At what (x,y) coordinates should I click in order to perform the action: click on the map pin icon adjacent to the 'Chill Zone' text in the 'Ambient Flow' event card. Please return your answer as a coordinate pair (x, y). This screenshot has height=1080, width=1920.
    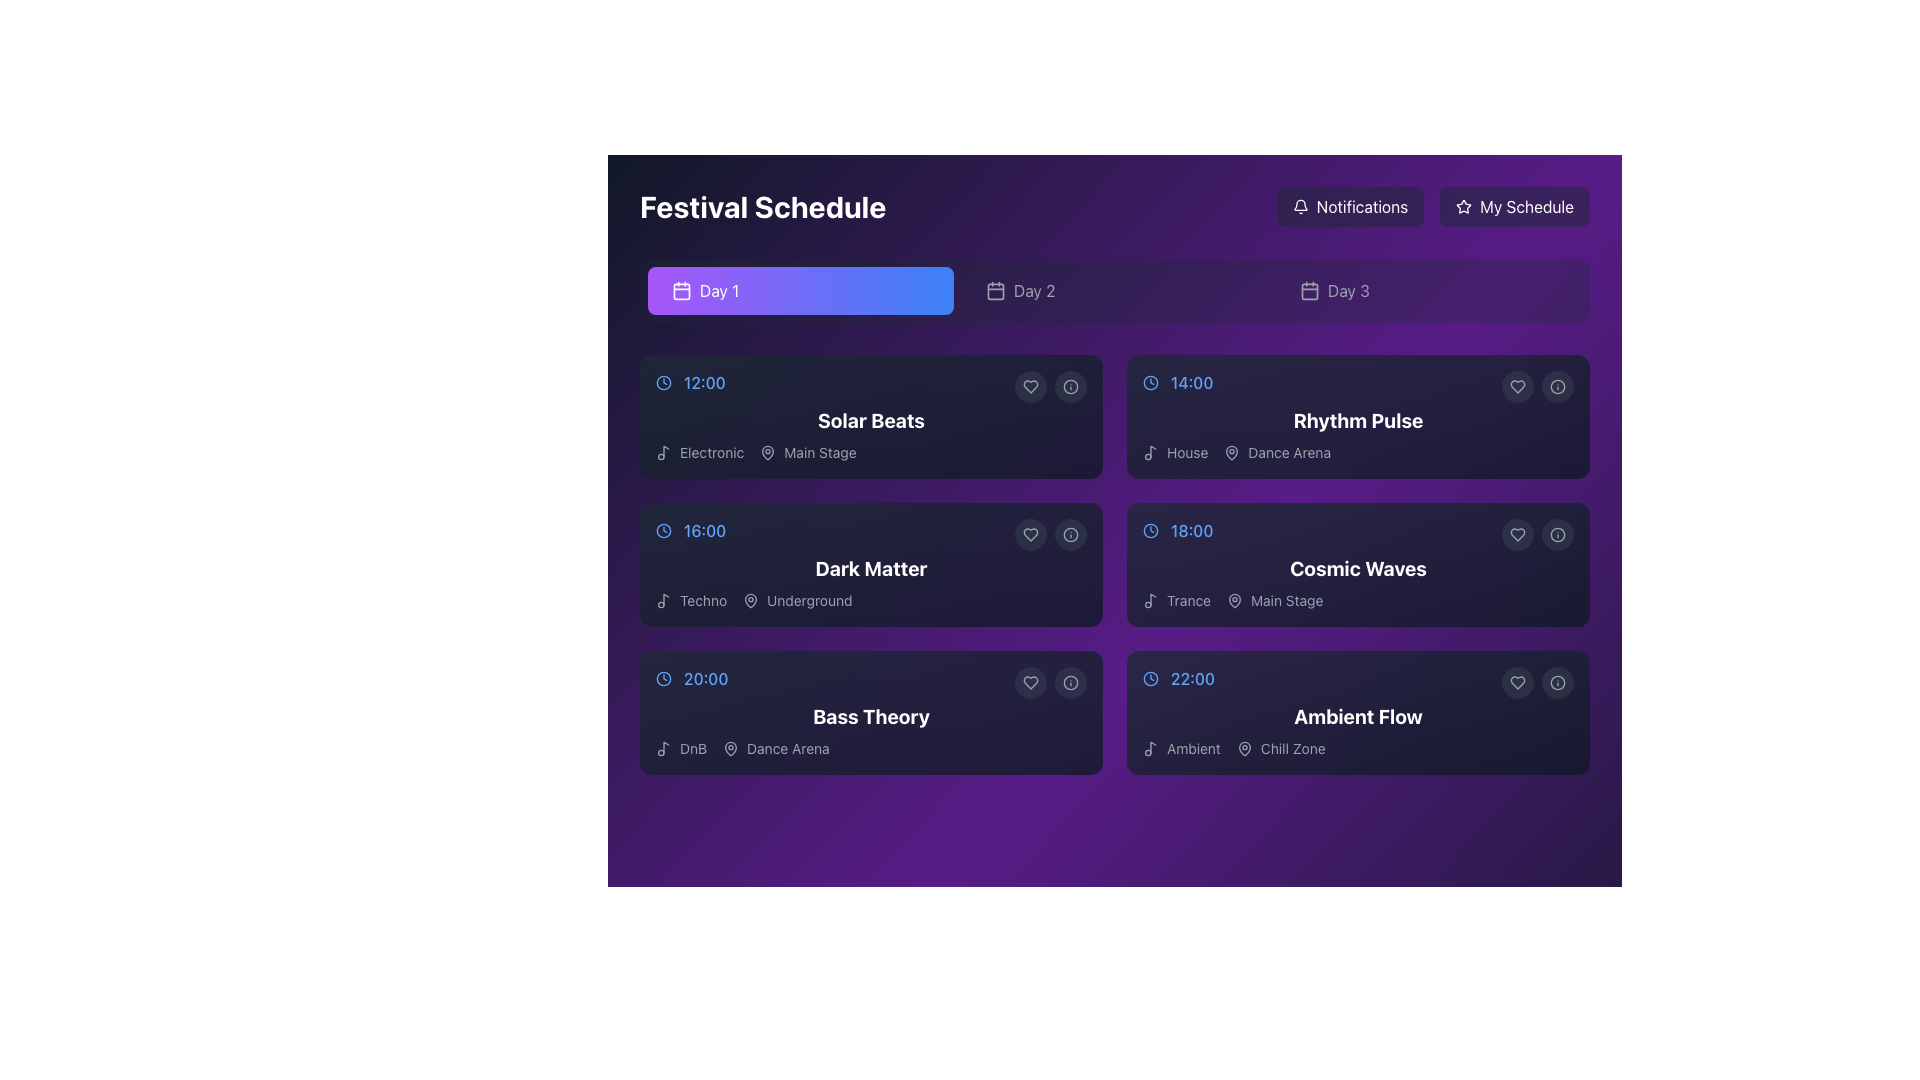
    Looking at the image, I should click on (1243, 748).